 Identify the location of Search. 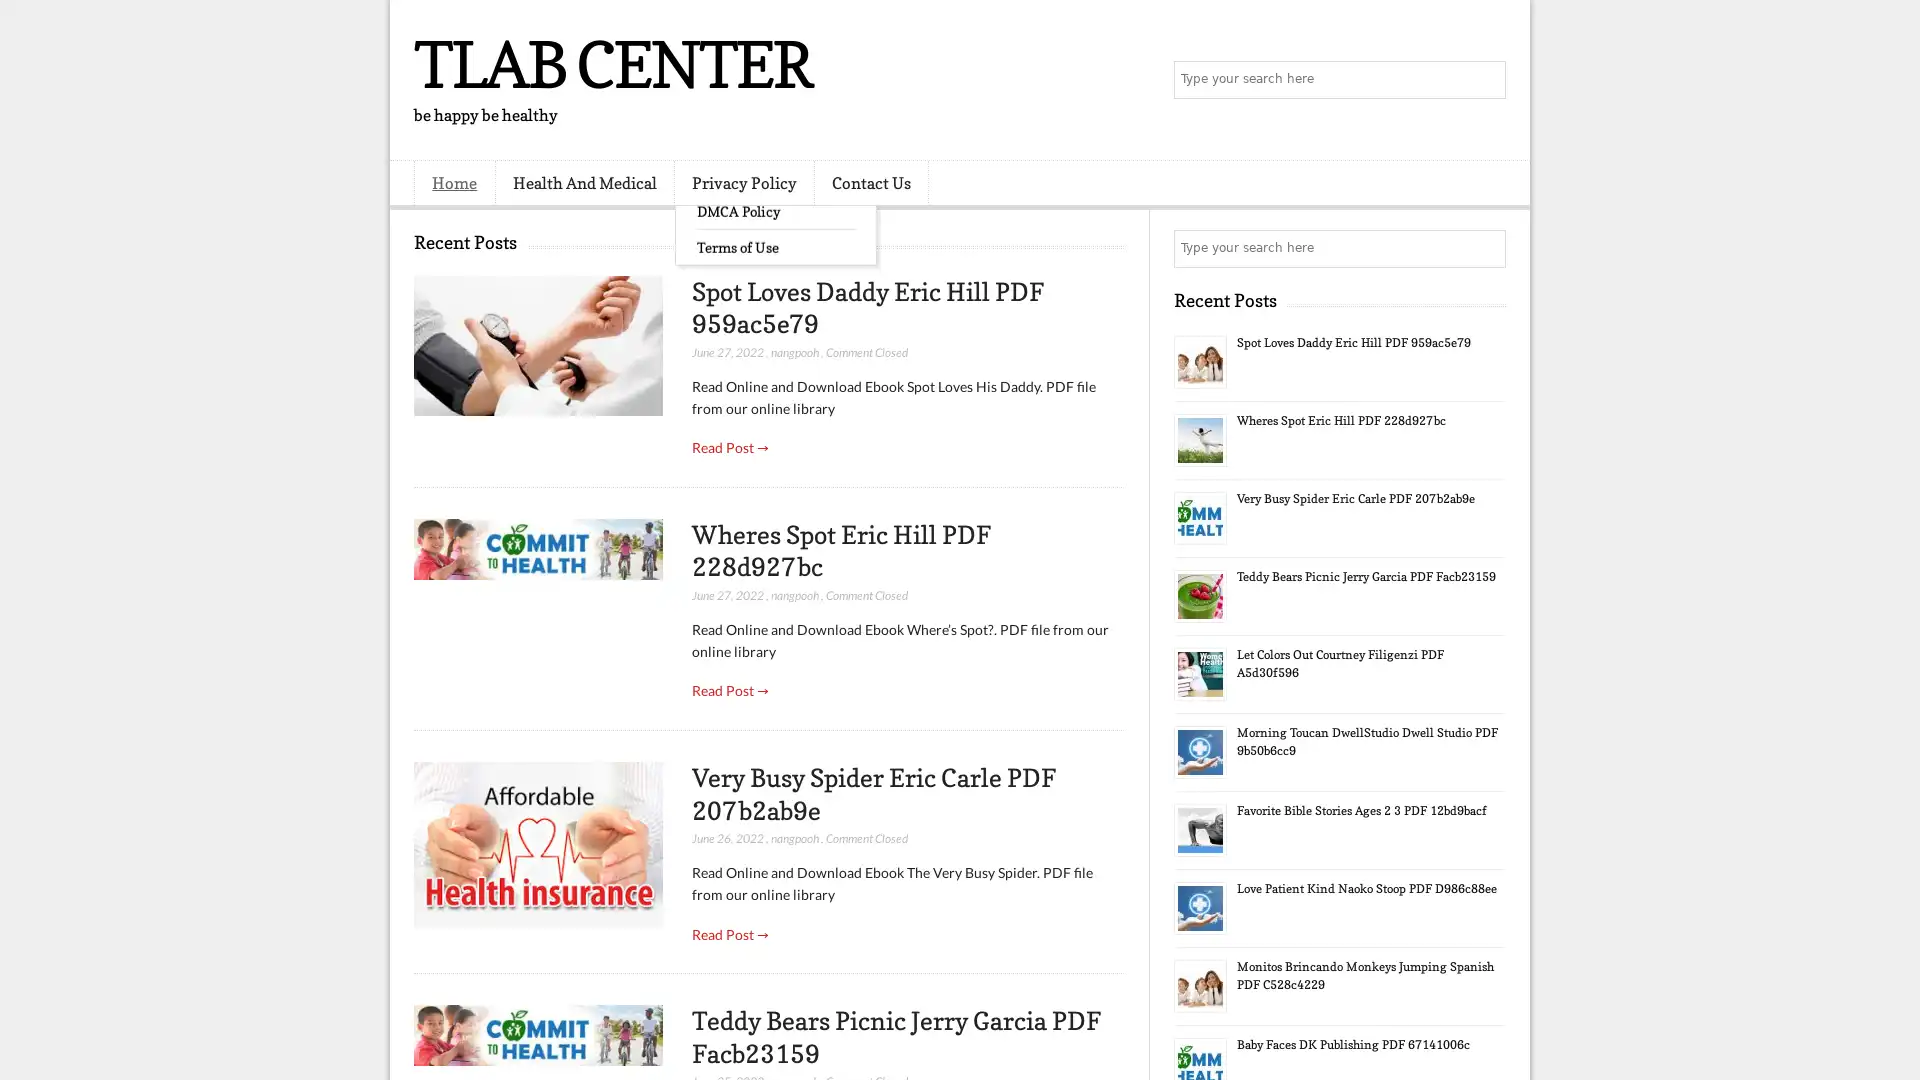
(1485, 248).